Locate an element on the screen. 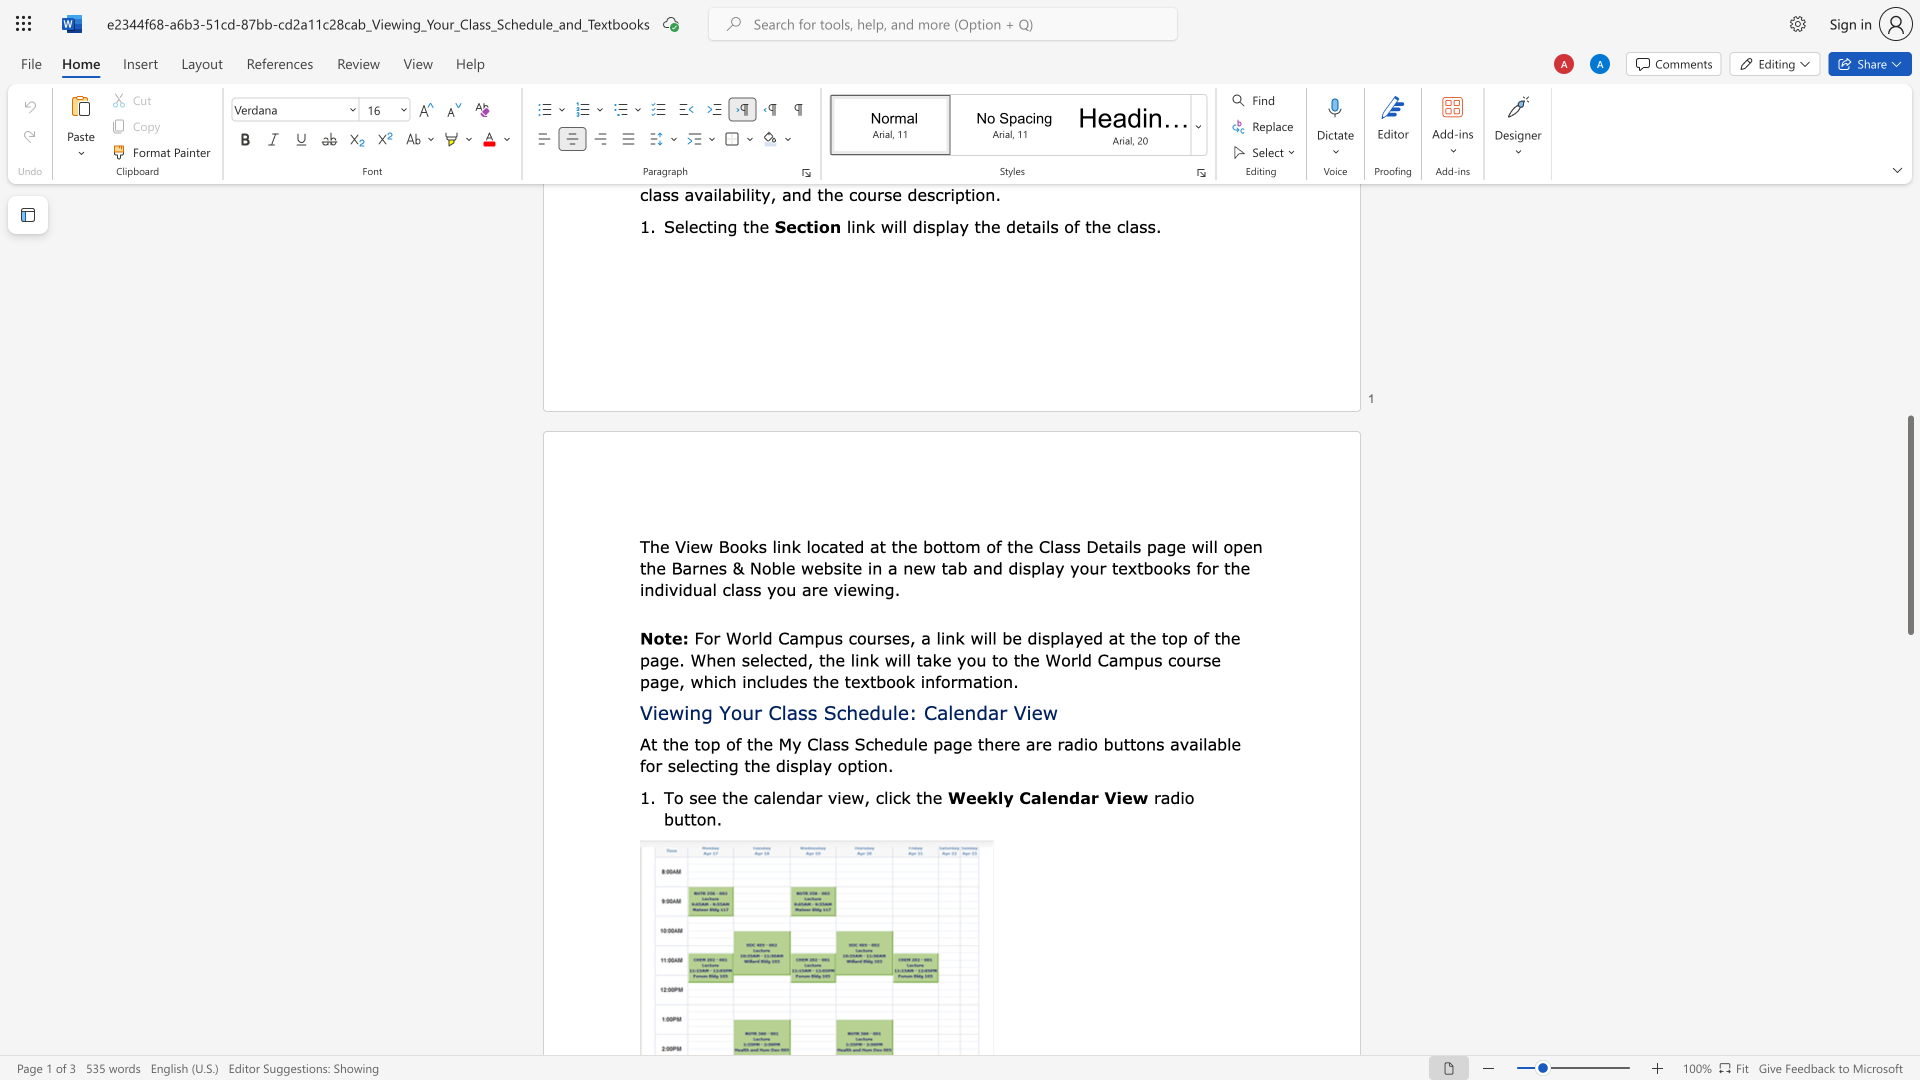  the scrollbar is located at coordinates (1909, 249).